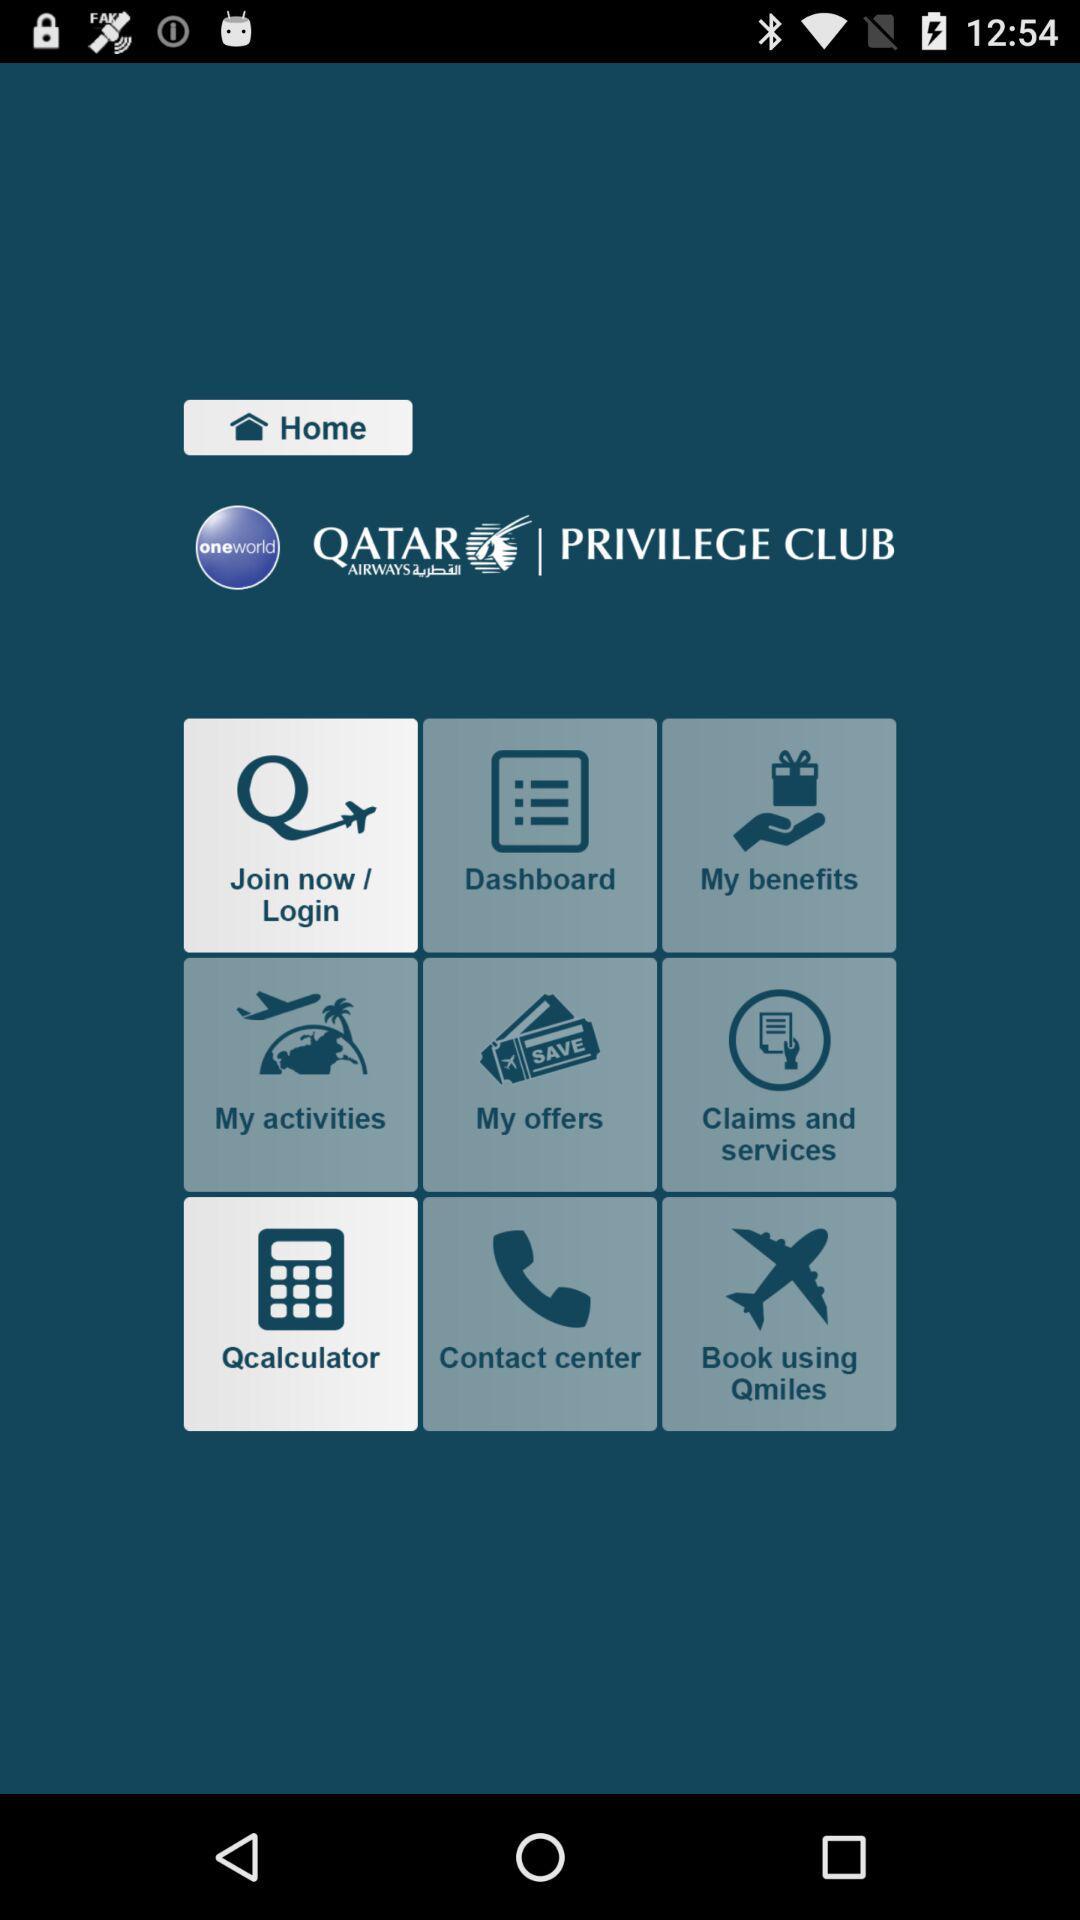 Image resolution: width=1080 pixels, height=1920 pixels. I want to click on my benefits box, so click(778, 835).